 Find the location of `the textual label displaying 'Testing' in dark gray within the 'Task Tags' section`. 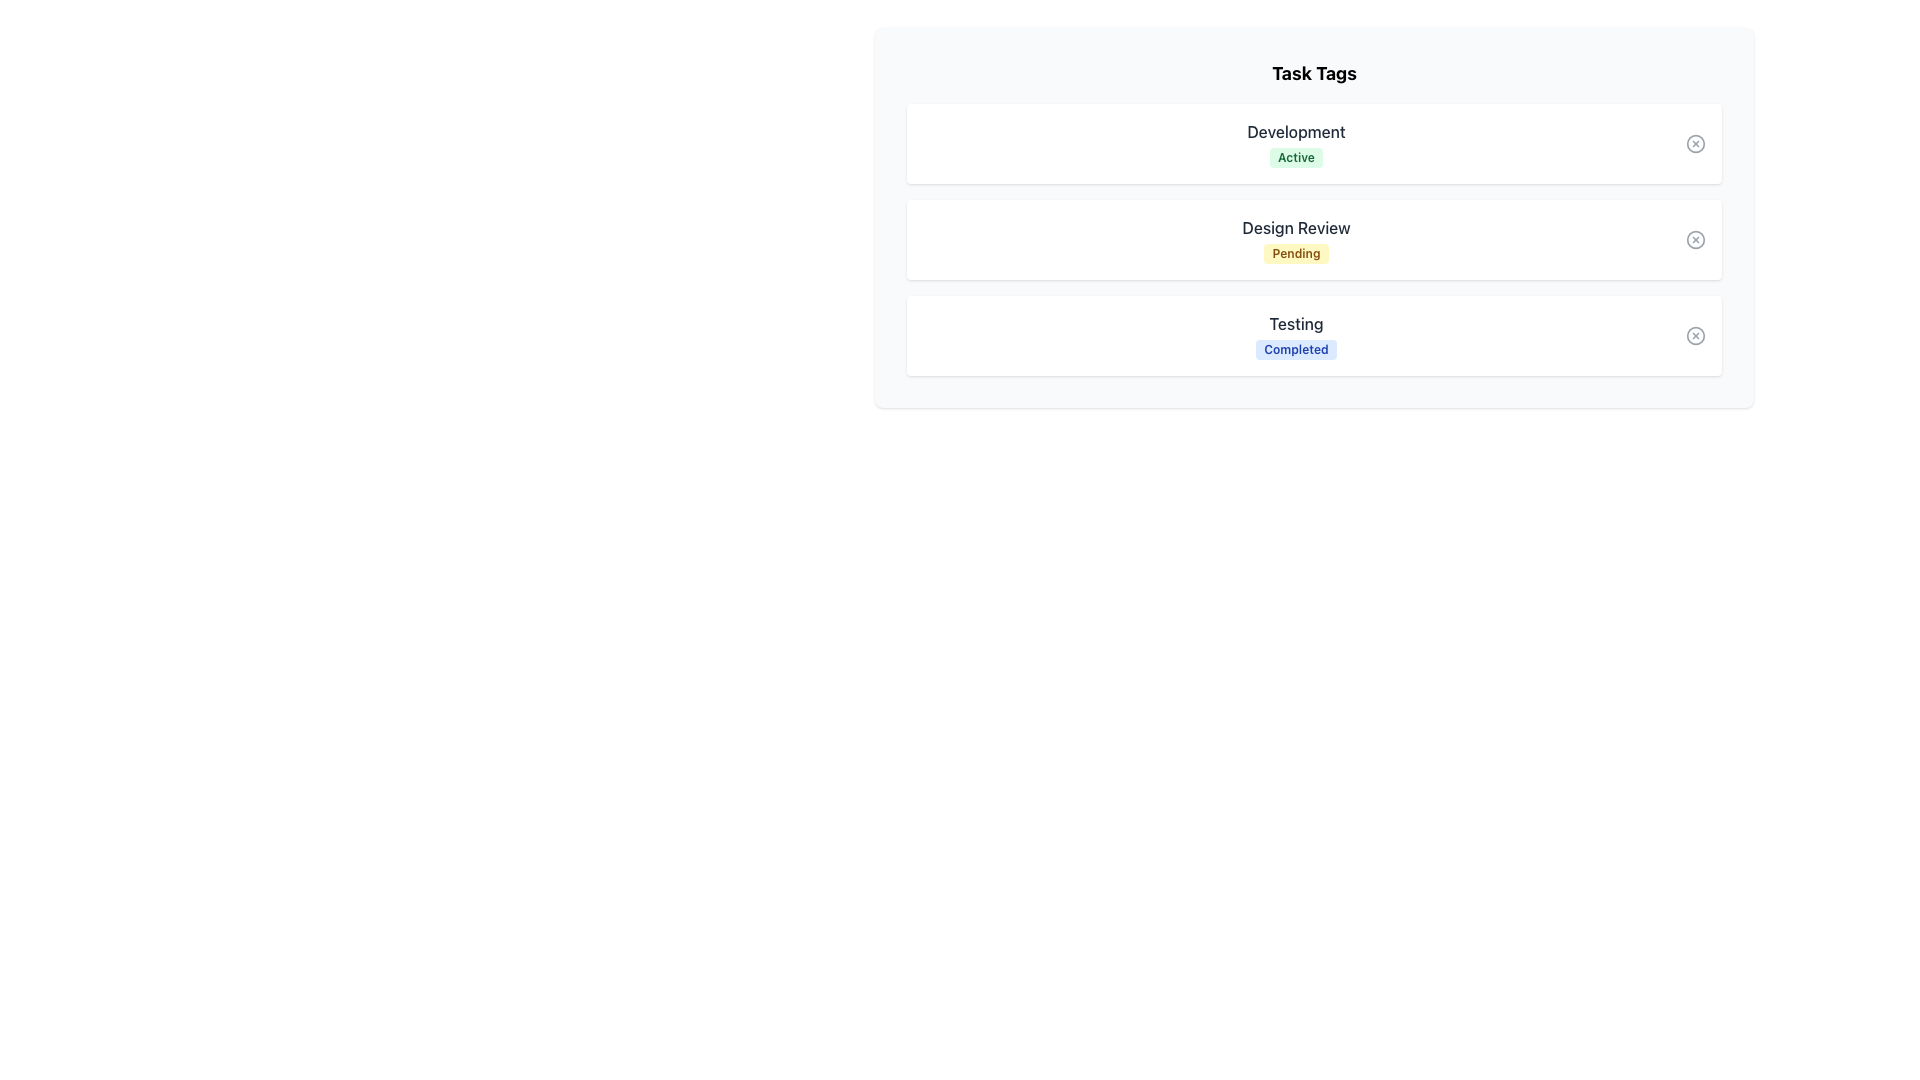

the textual label displaying 'Testing' in dark gray within the 'Task Tags' section is located at coordinates (1296, 323).